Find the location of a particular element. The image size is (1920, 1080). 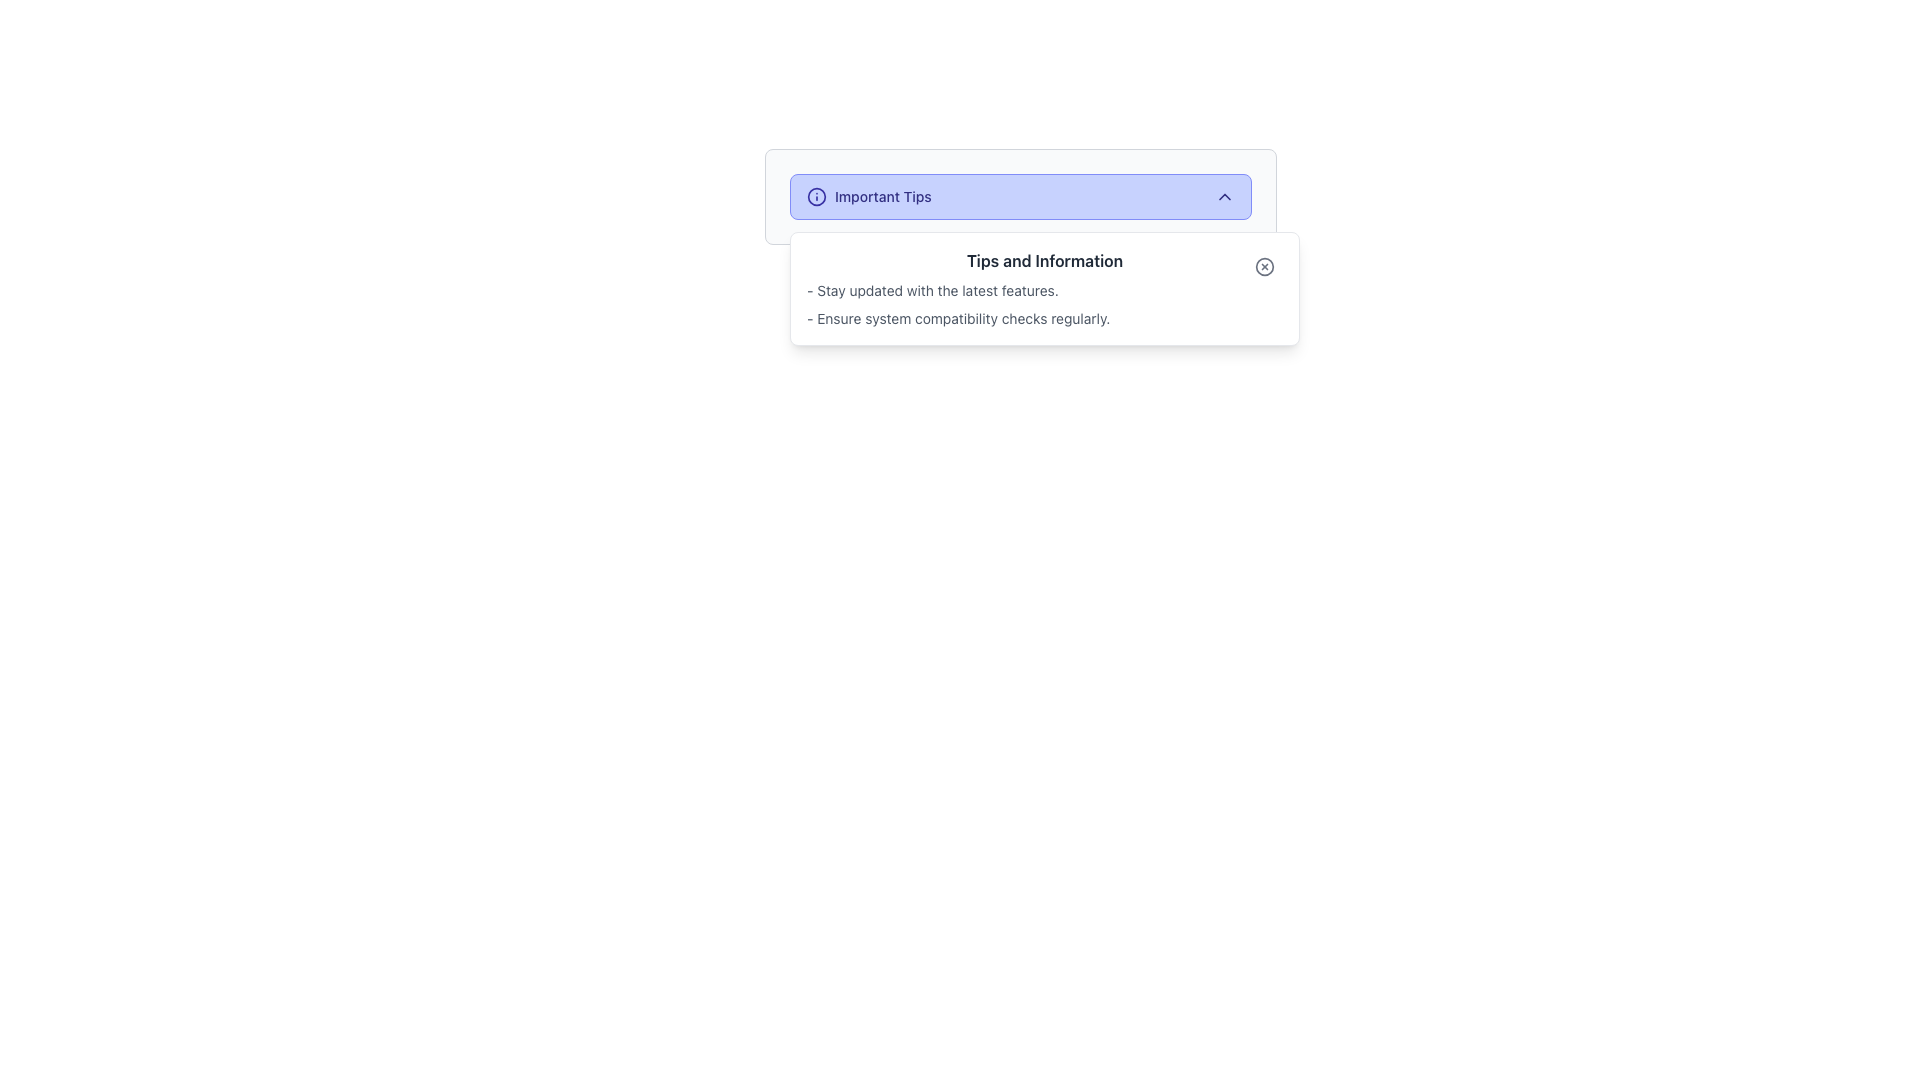

the close button located in the top-right corner of the 'Tips and Information' section is located at coordinates (1264, 265).